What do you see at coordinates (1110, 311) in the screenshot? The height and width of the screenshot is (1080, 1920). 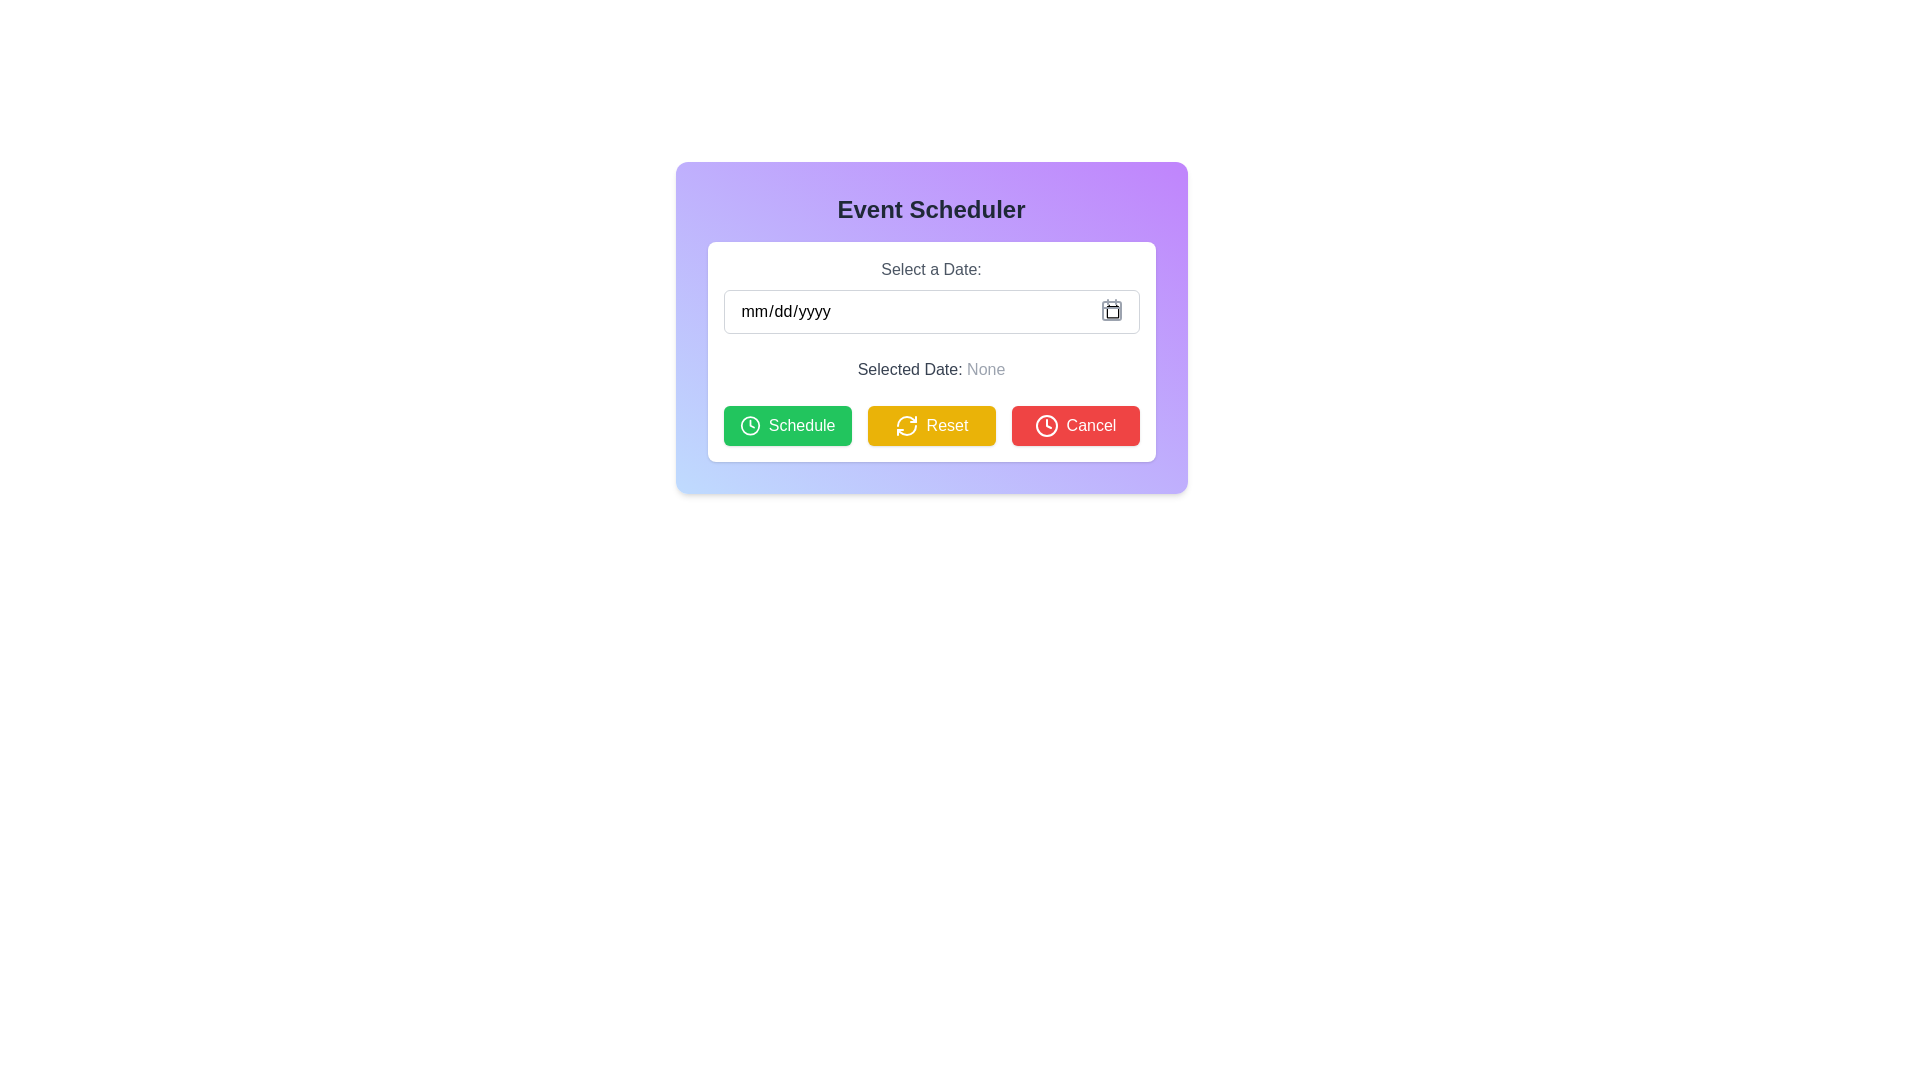 I see `the calendar icon element which serves as a button` at bounding box center [1110, 311].